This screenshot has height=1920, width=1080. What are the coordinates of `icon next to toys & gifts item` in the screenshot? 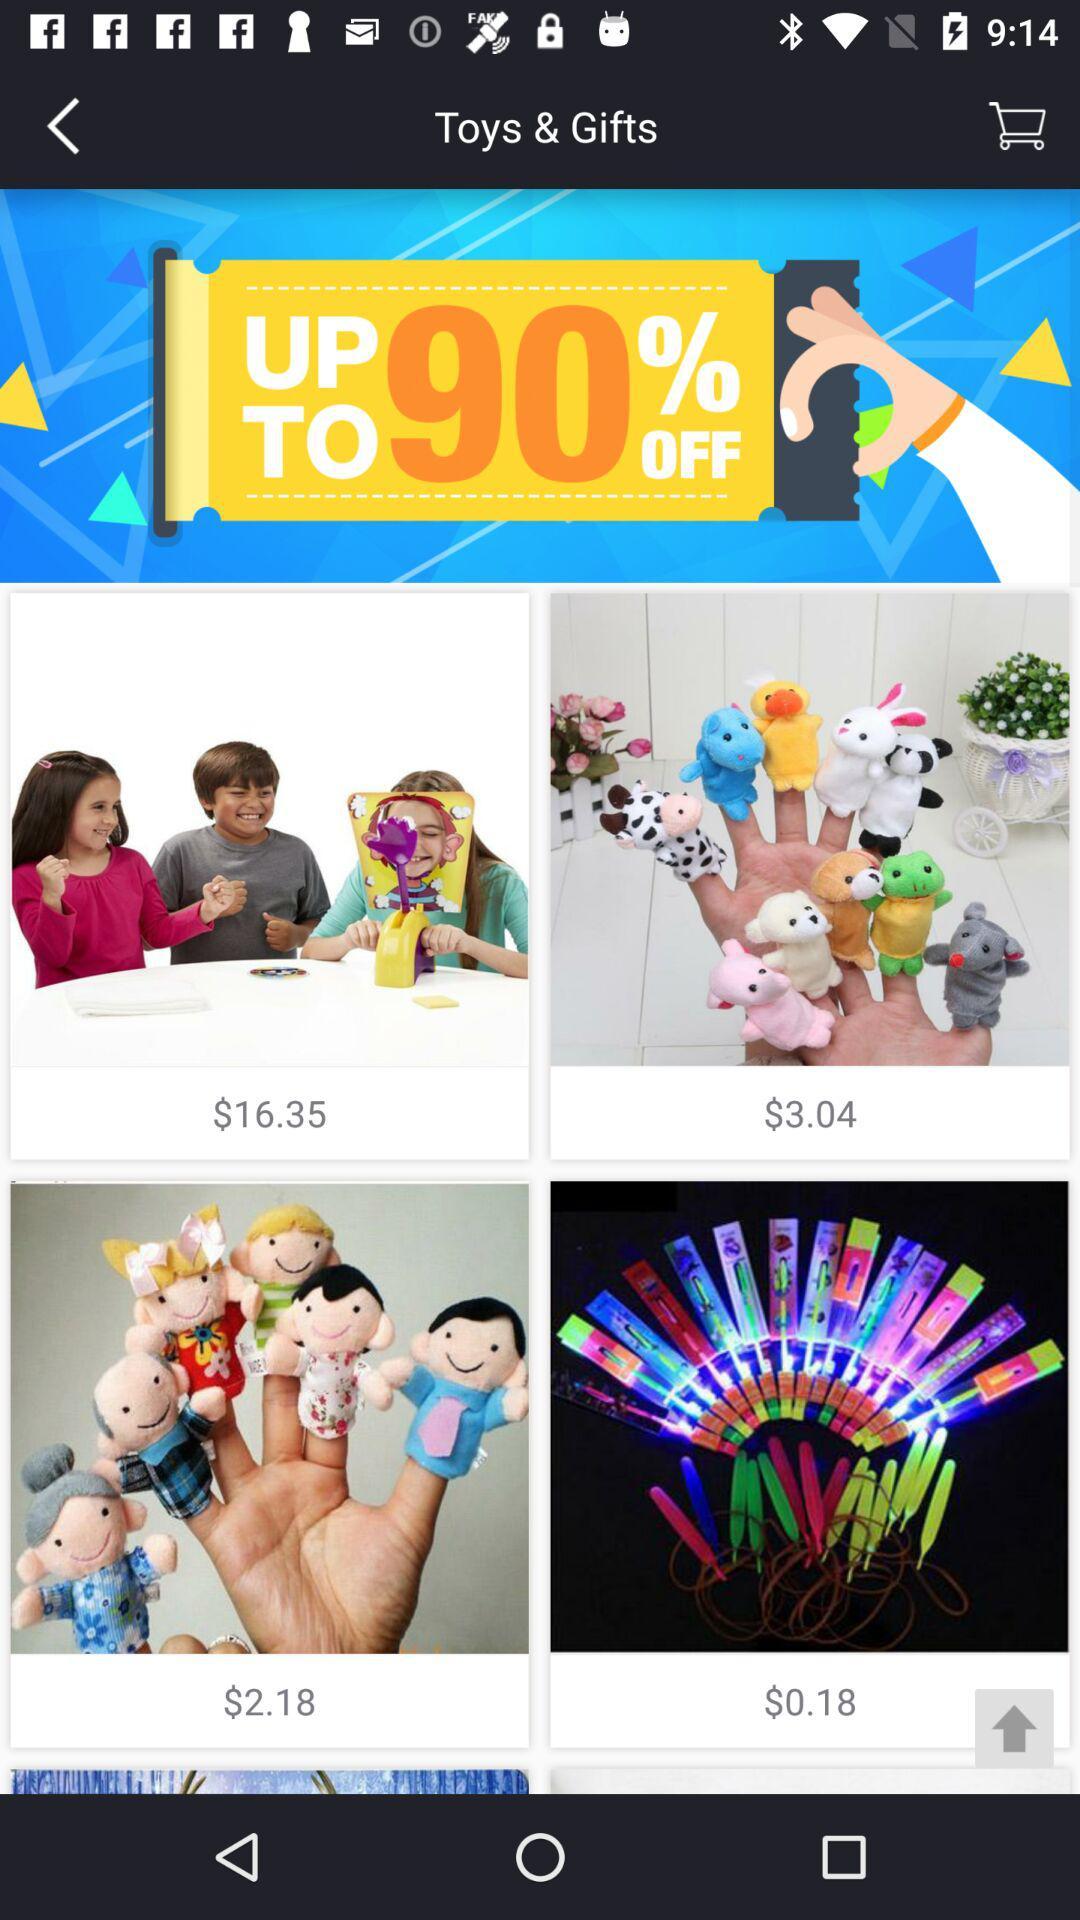 It's located at (61, 124).